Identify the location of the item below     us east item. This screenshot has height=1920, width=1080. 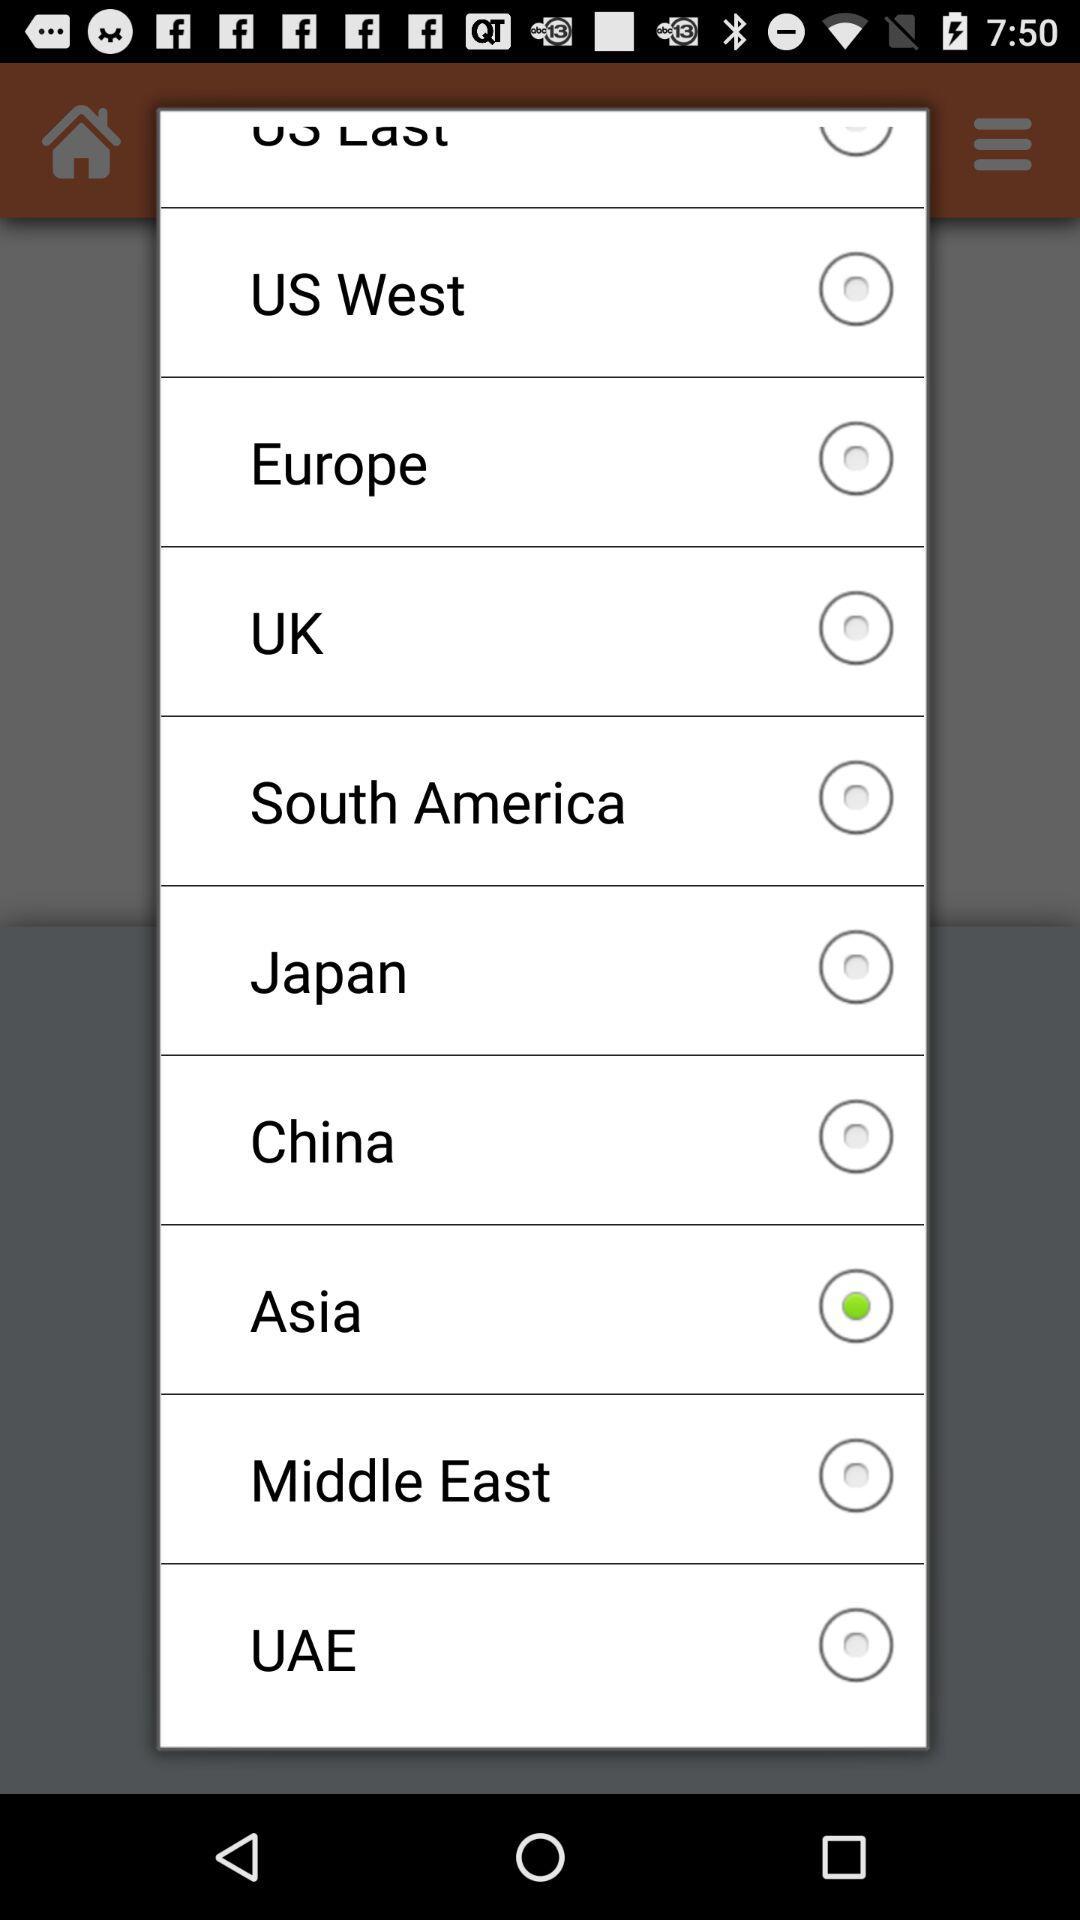
(542, 291).